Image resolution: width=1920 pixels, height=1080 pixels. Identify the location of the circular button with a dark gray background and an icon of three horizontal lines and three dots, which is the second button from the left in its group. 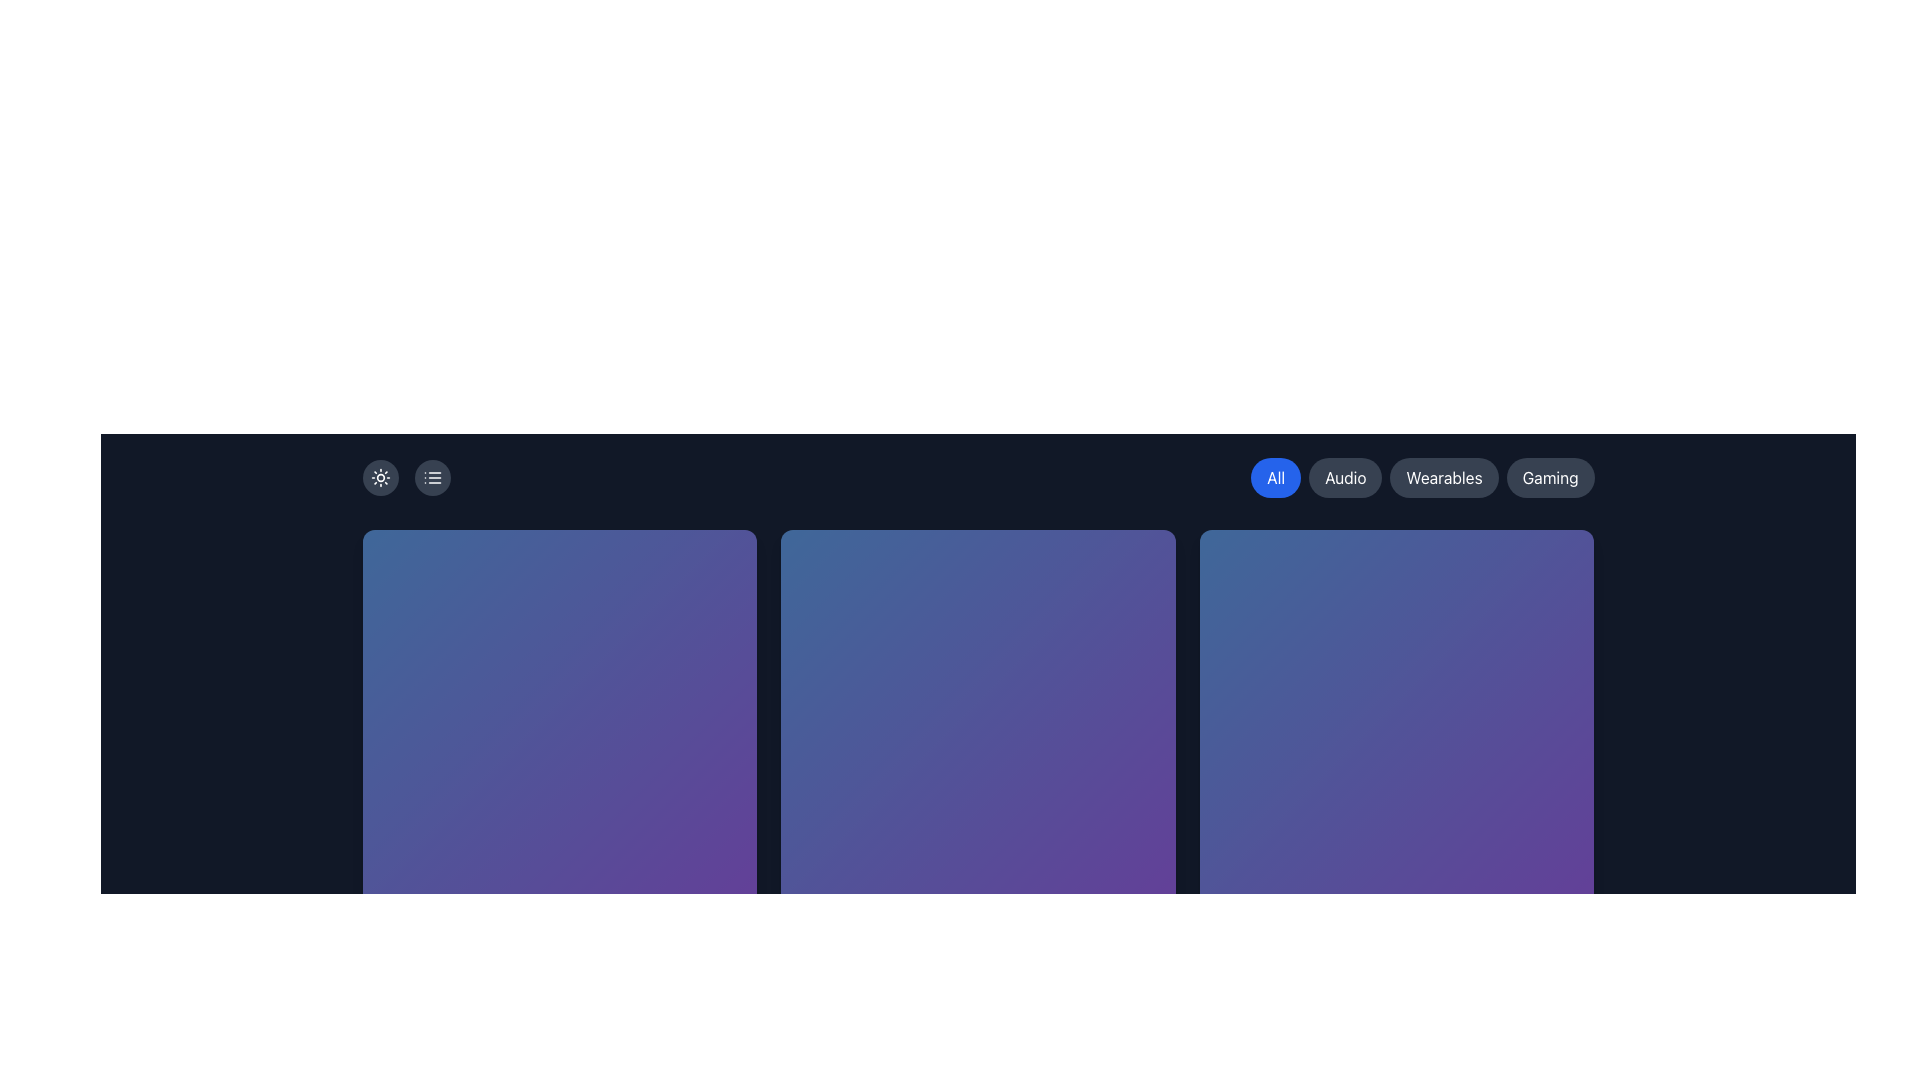
(431, 478).